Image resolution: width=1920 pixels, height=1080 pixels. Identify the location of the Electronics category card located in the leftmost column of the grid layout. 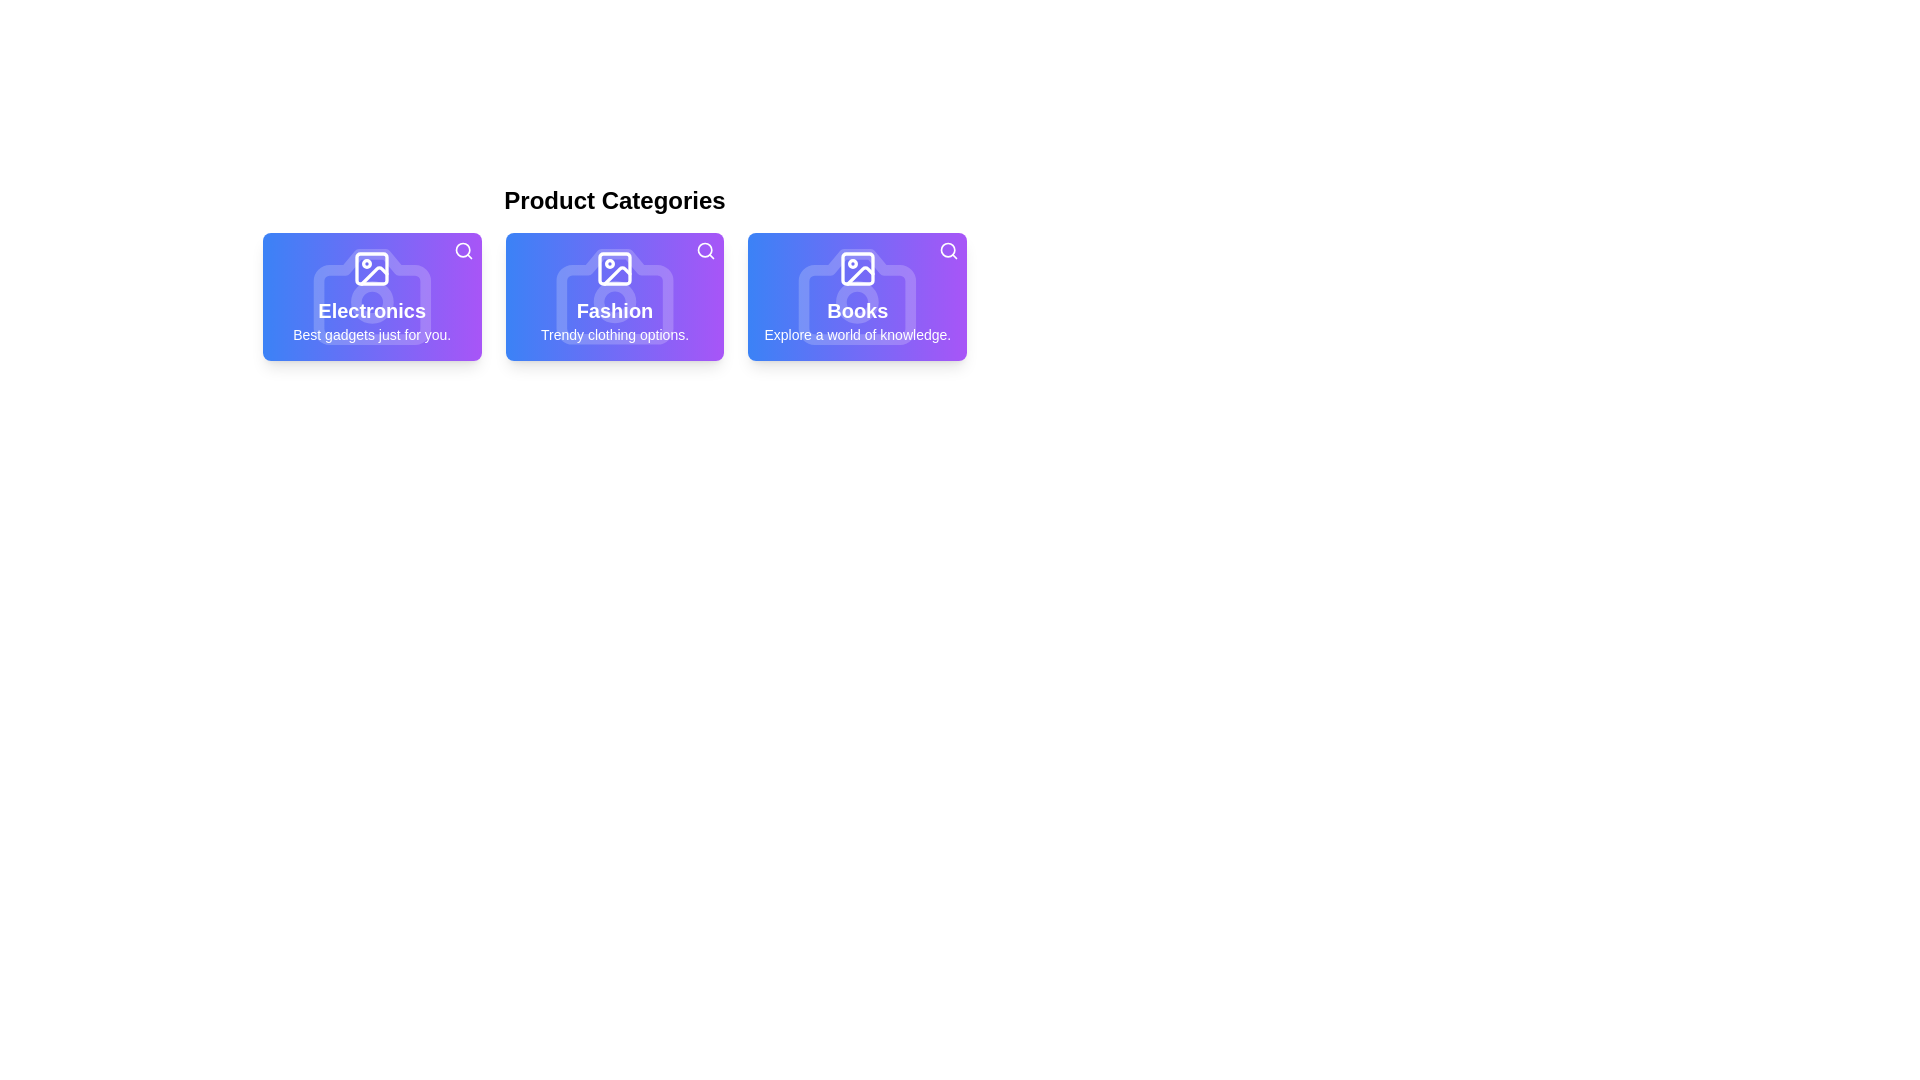
(372, 297).